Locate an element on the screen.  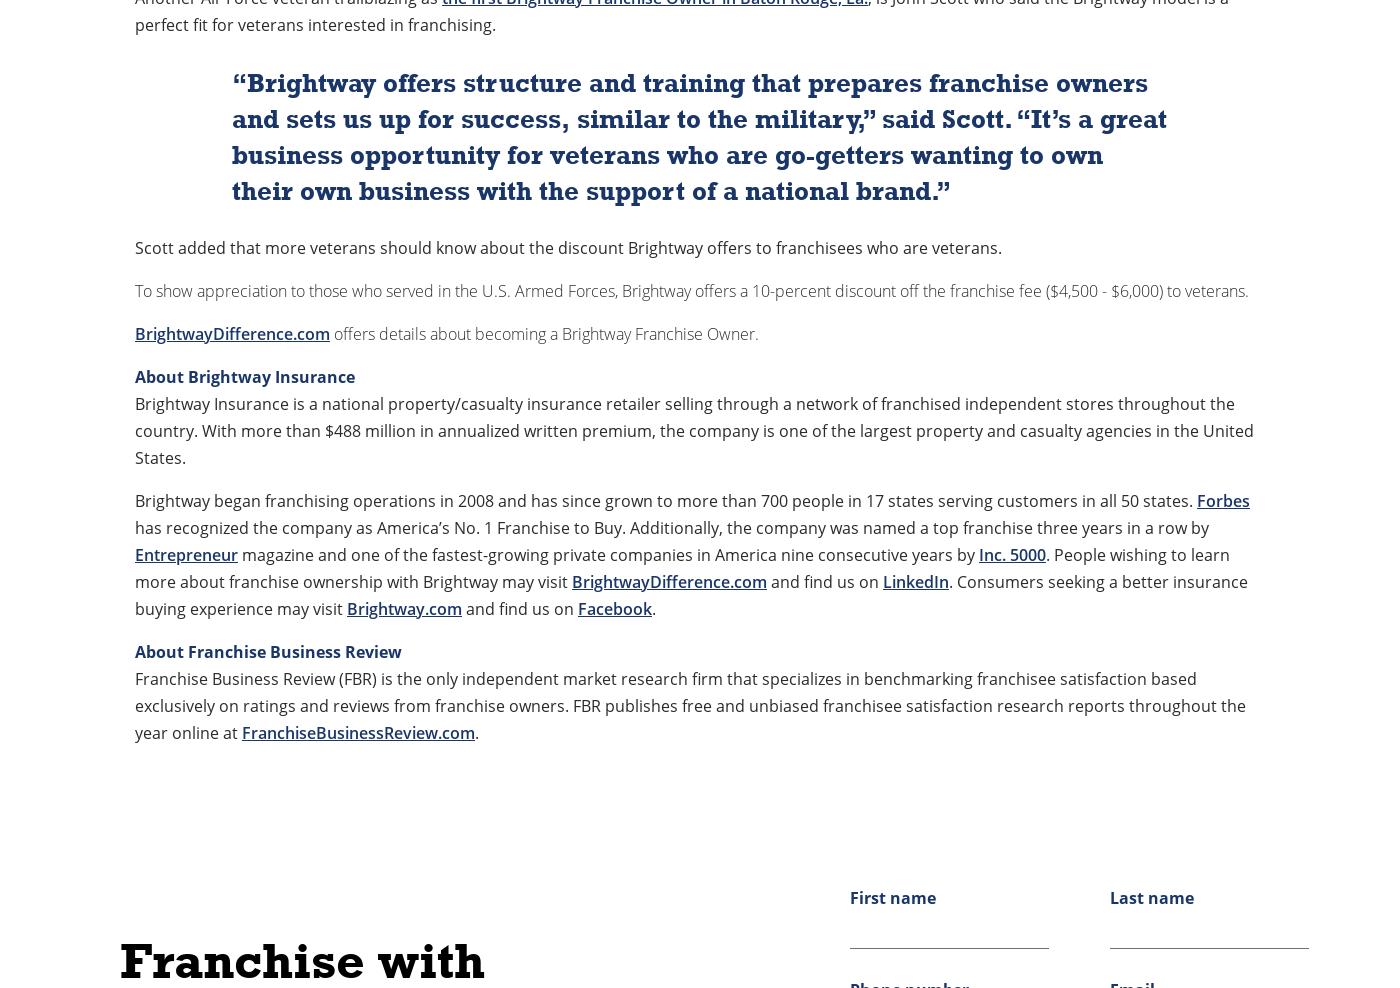
'Facebook' is located at coordinates (615, 608).